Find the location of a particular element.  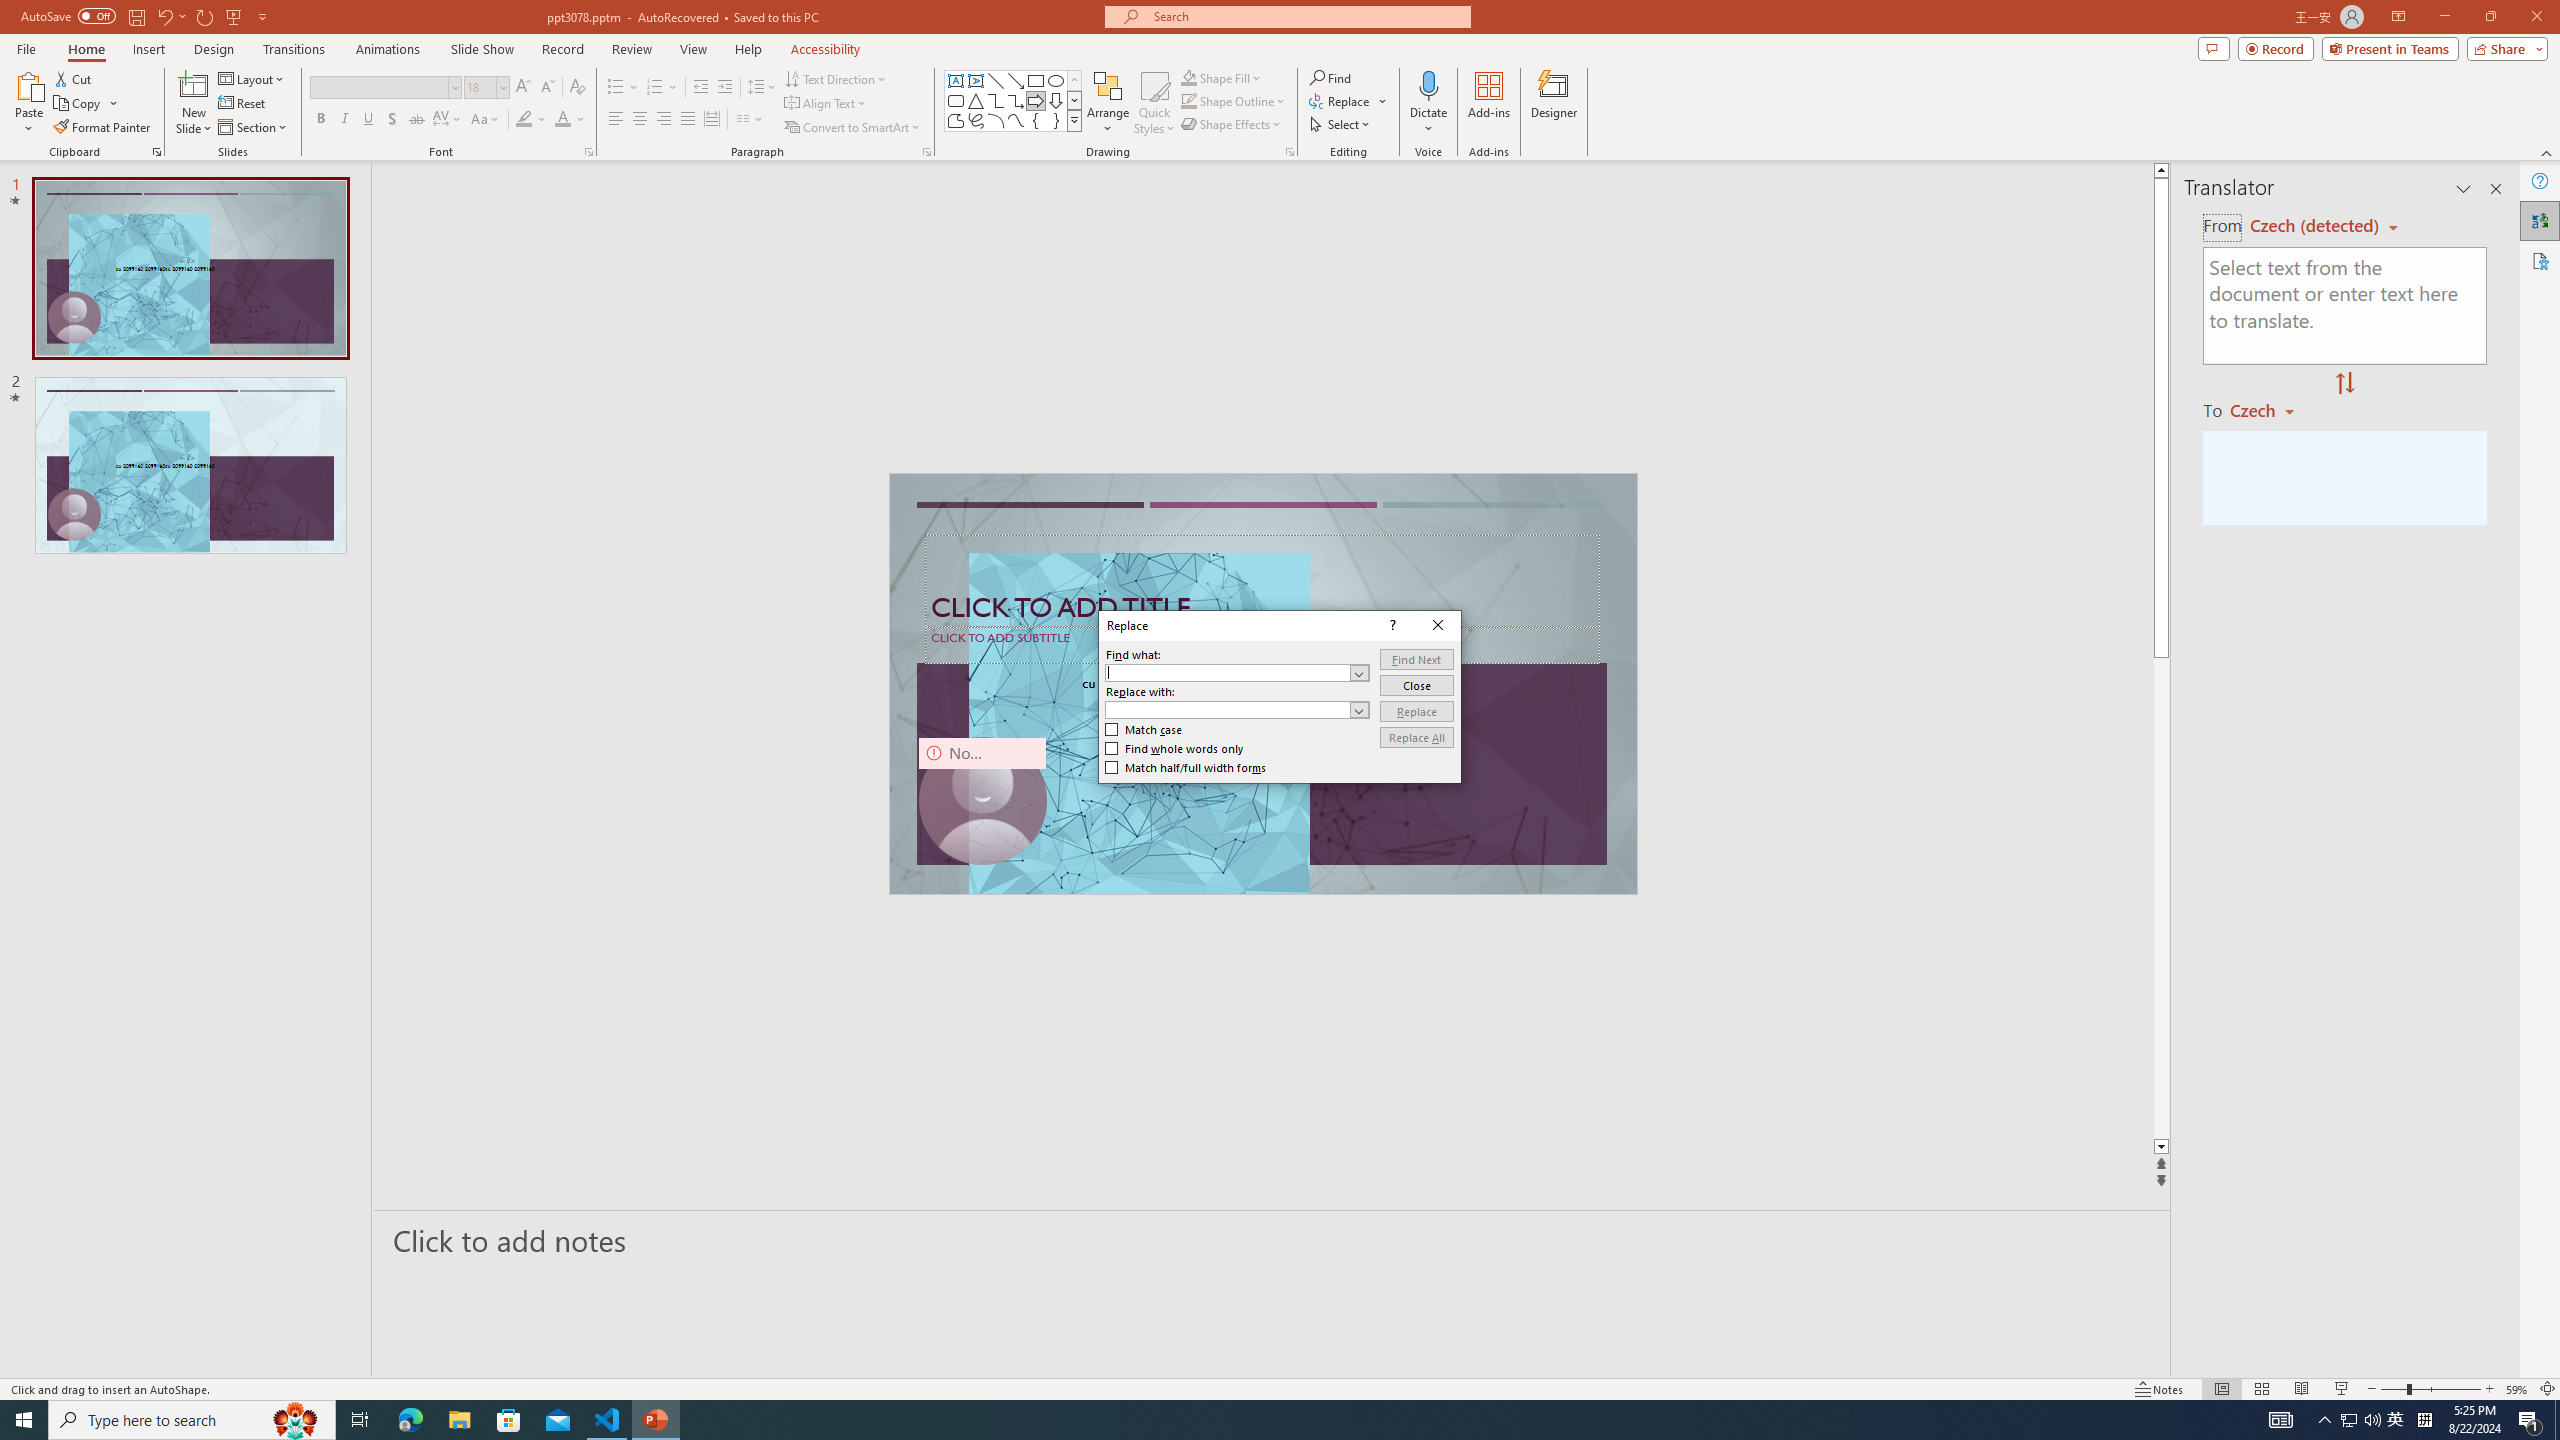

'Replace with' is located at coordinates (1227, 709).